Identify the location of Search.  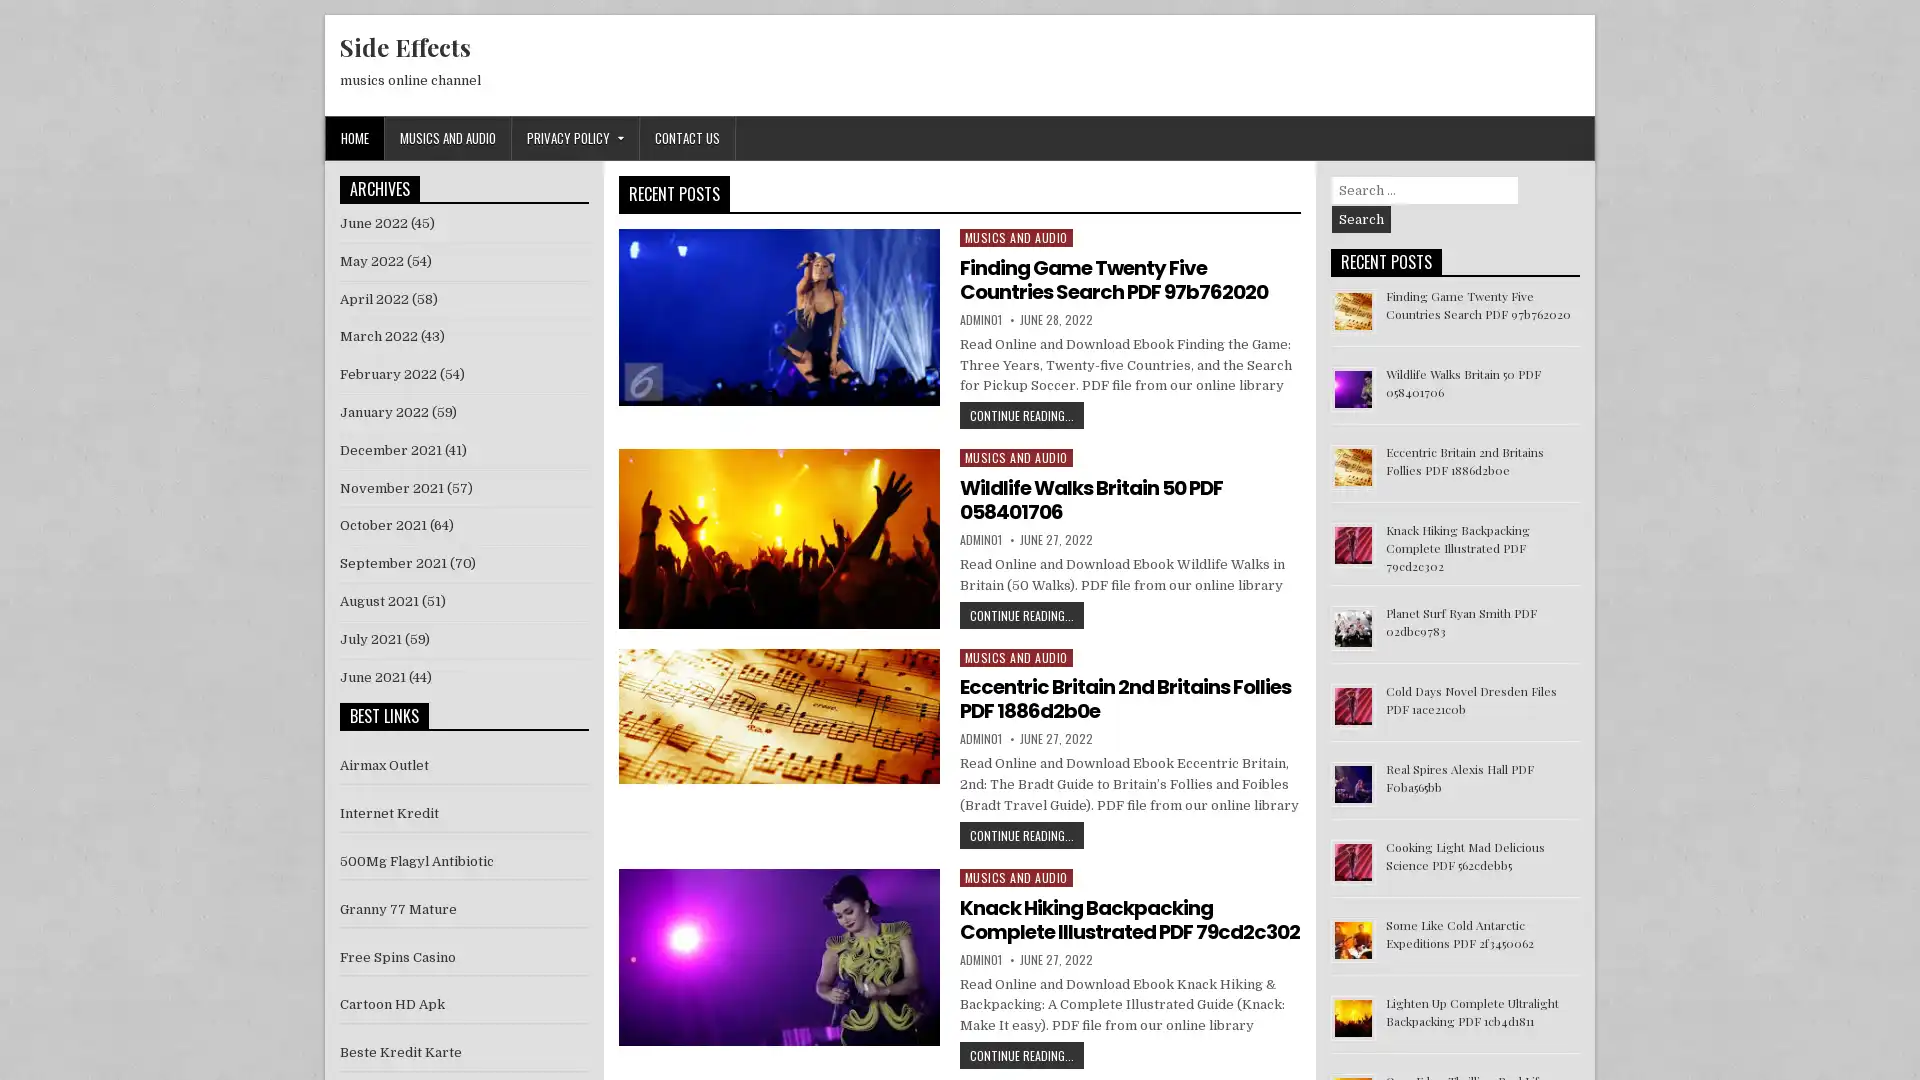
(1360, 219).